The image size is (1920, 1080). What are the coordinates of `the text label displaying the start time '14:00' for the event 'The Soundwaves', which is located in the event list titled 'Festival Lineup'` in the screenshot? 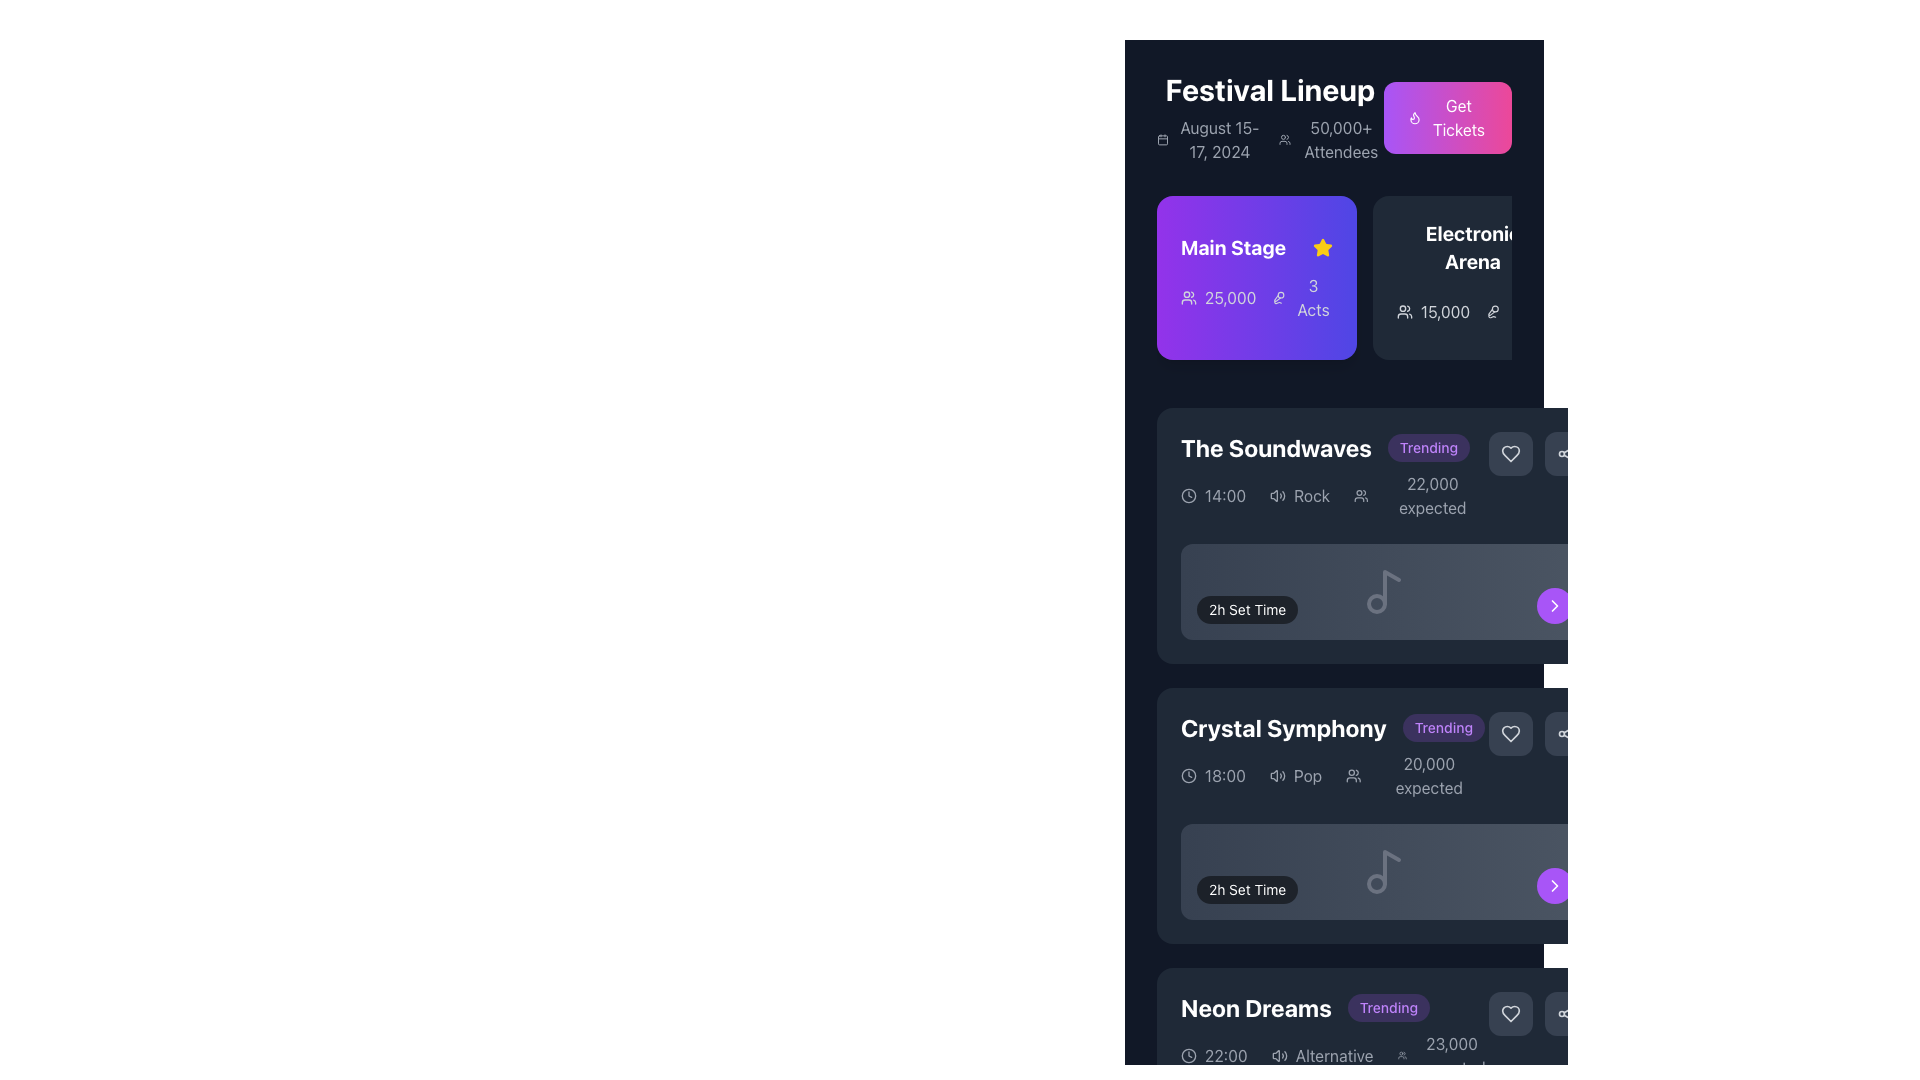 It's located at (1224, 495).